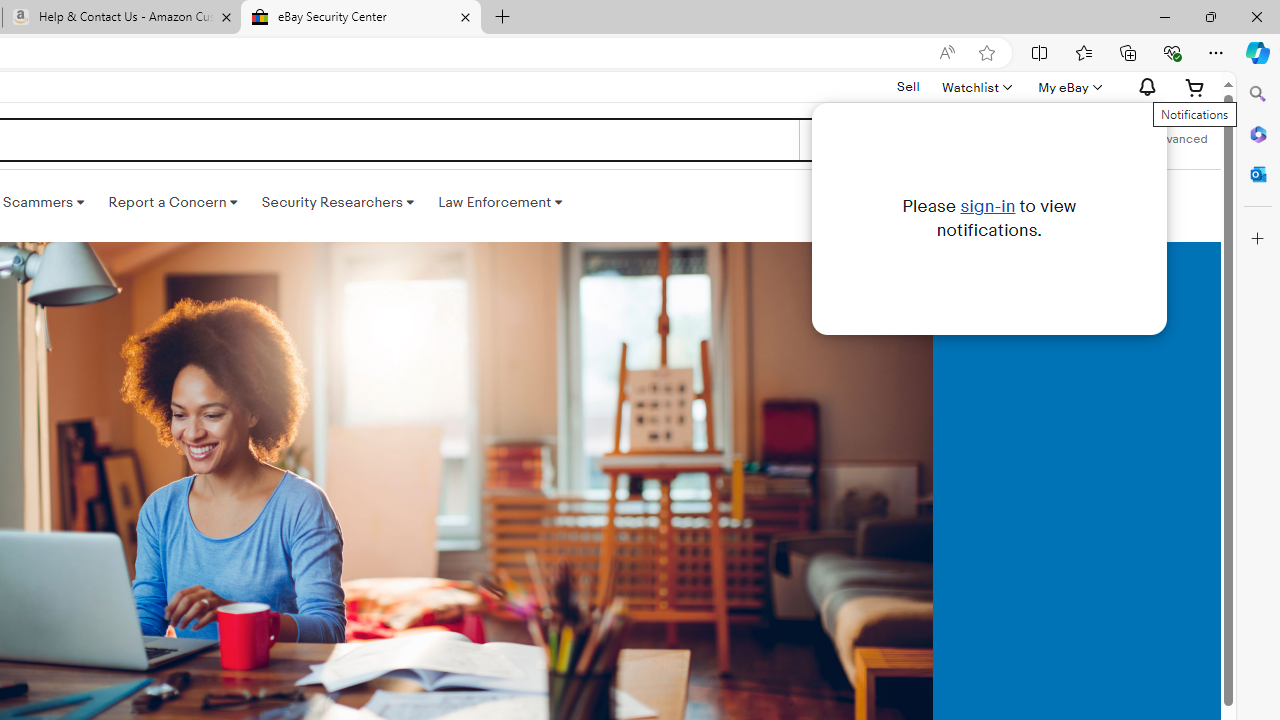  I want to click on 'Please sign-in to view notifications.', so click(989, 218).